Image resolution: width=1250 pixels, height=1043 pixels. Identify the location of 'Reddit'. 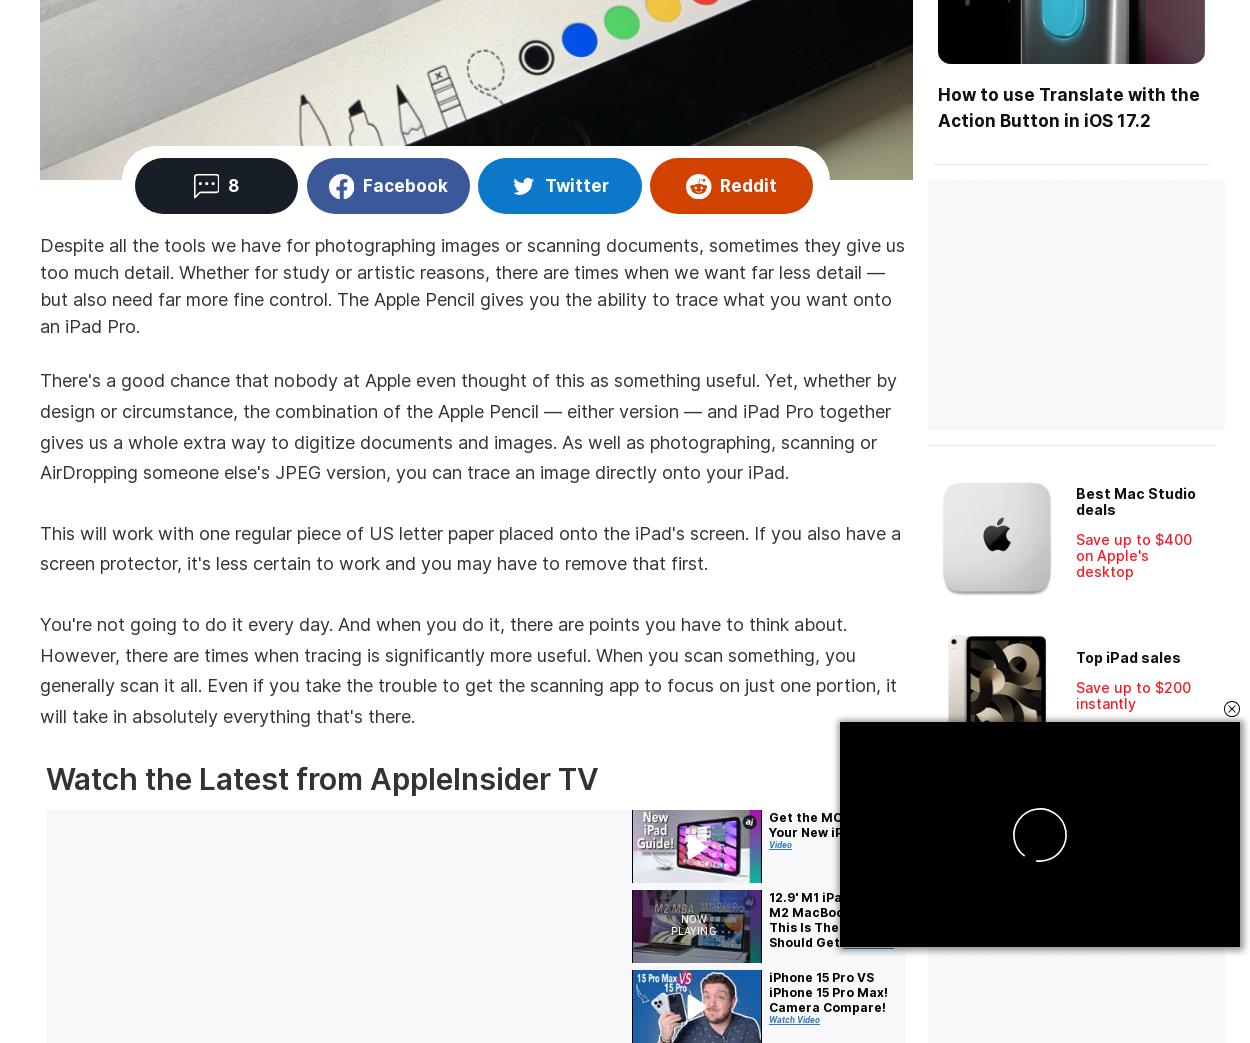
(747, 184).